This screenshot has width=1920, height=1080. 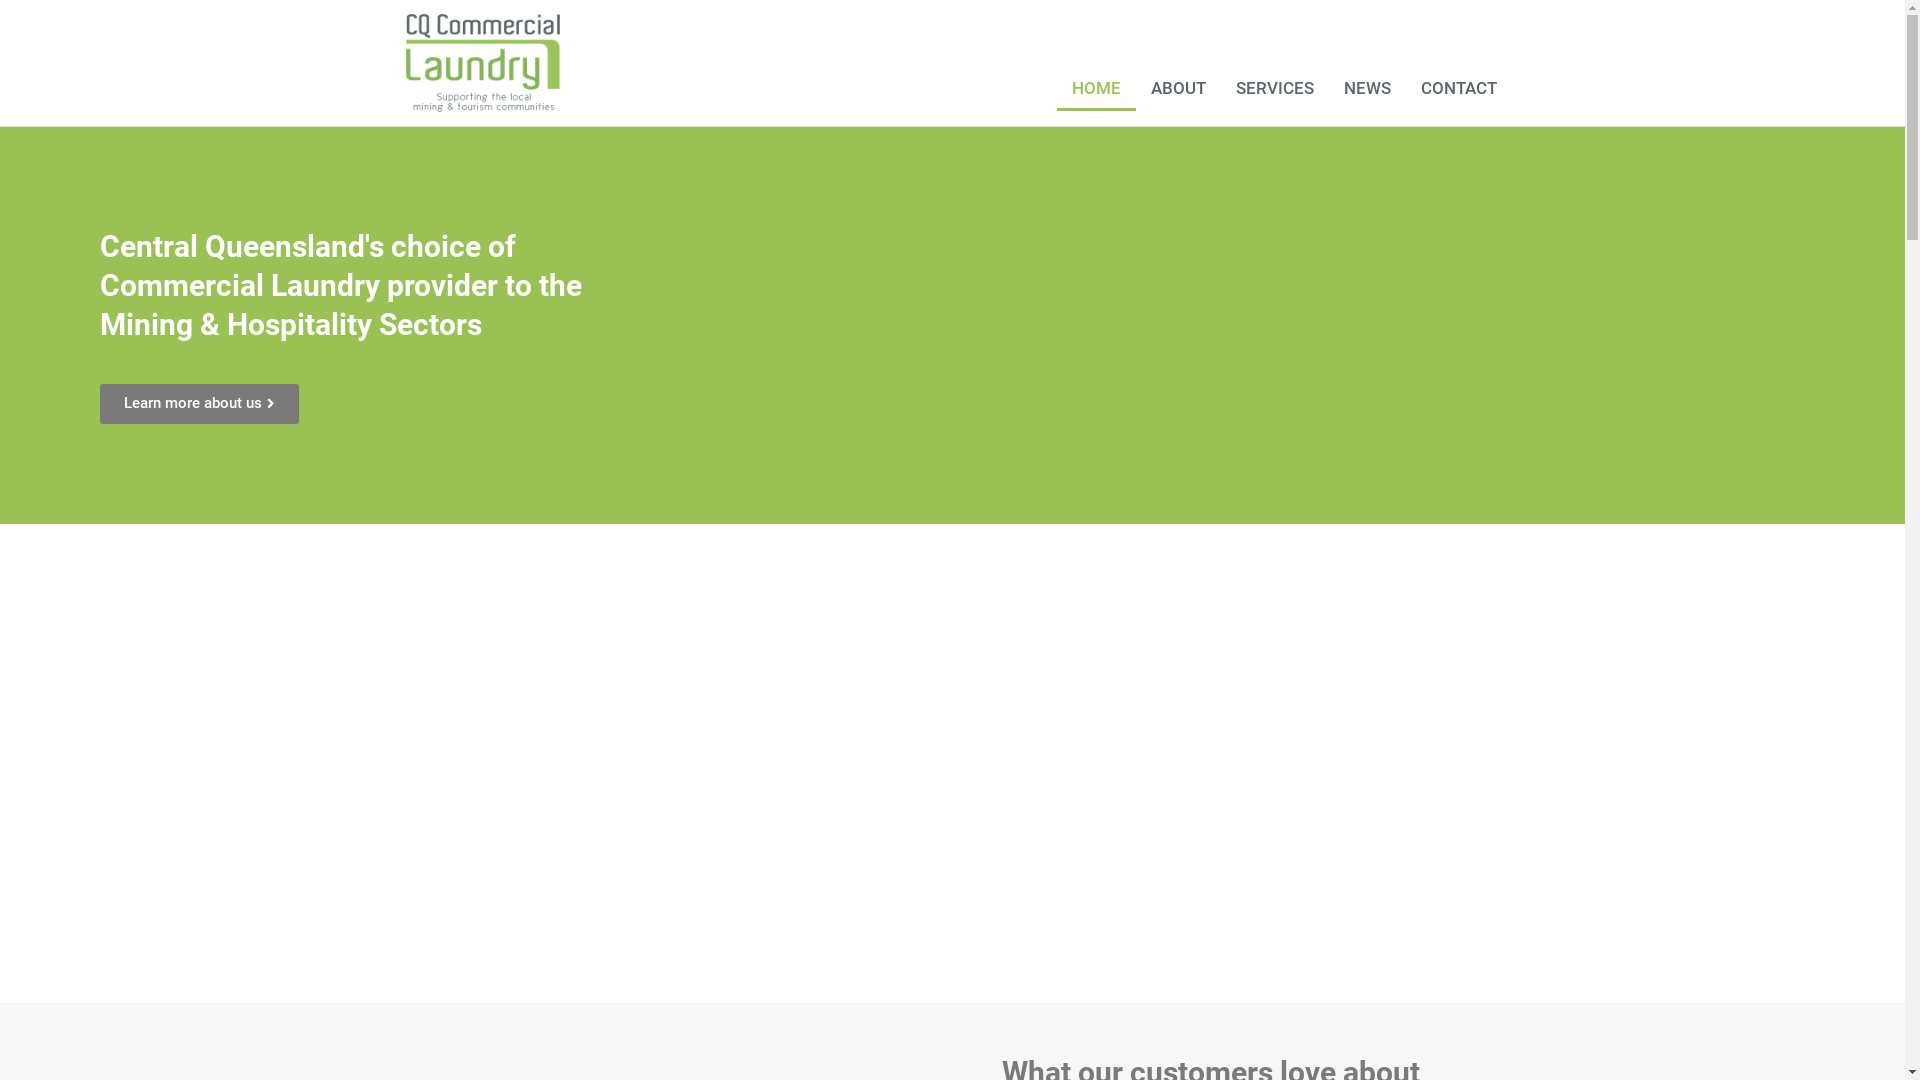 I want to click on 'SERVICES', so click(x=1274, y=87).